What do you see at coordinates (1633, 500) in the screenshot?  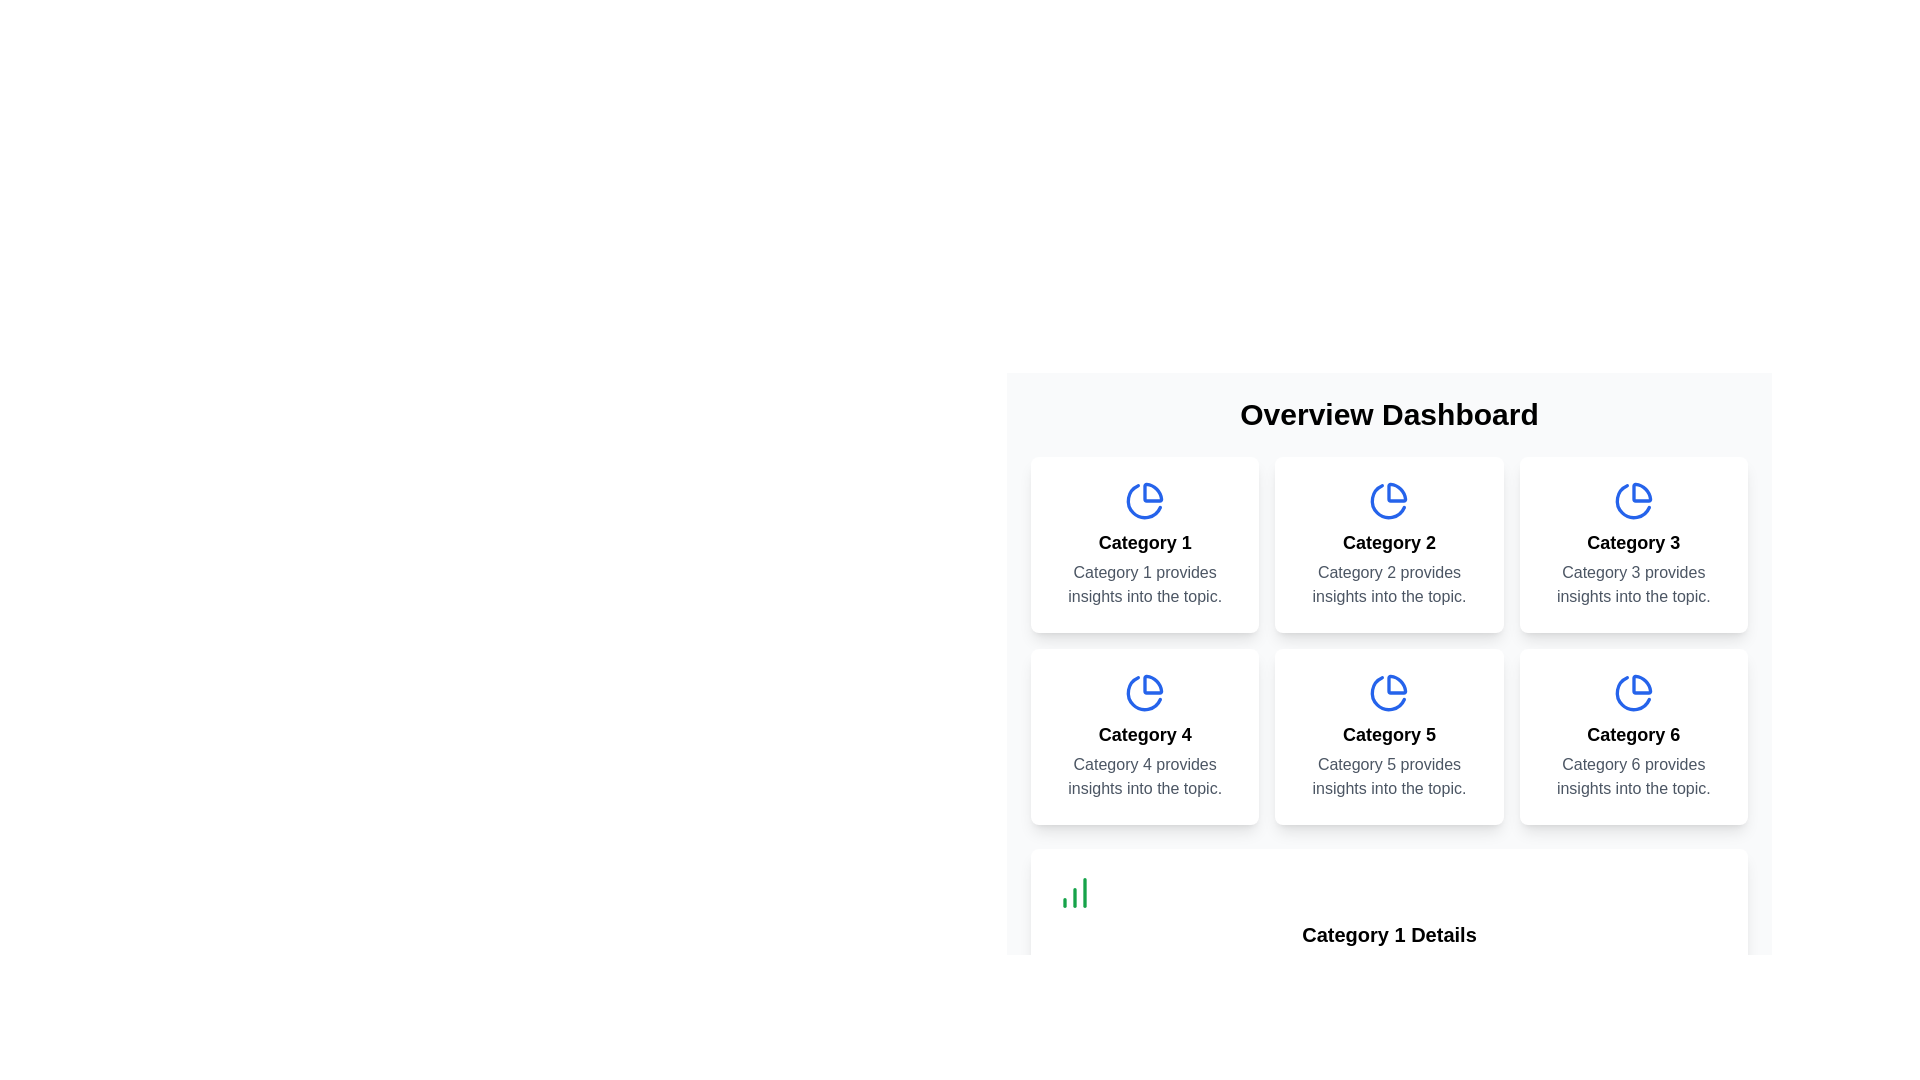 I see `the icon representing the card labeled 'Category 3', which is positioned at the top of the card, centered horizontally and located in the third position of the top row` at bounding box center [1633, 500].